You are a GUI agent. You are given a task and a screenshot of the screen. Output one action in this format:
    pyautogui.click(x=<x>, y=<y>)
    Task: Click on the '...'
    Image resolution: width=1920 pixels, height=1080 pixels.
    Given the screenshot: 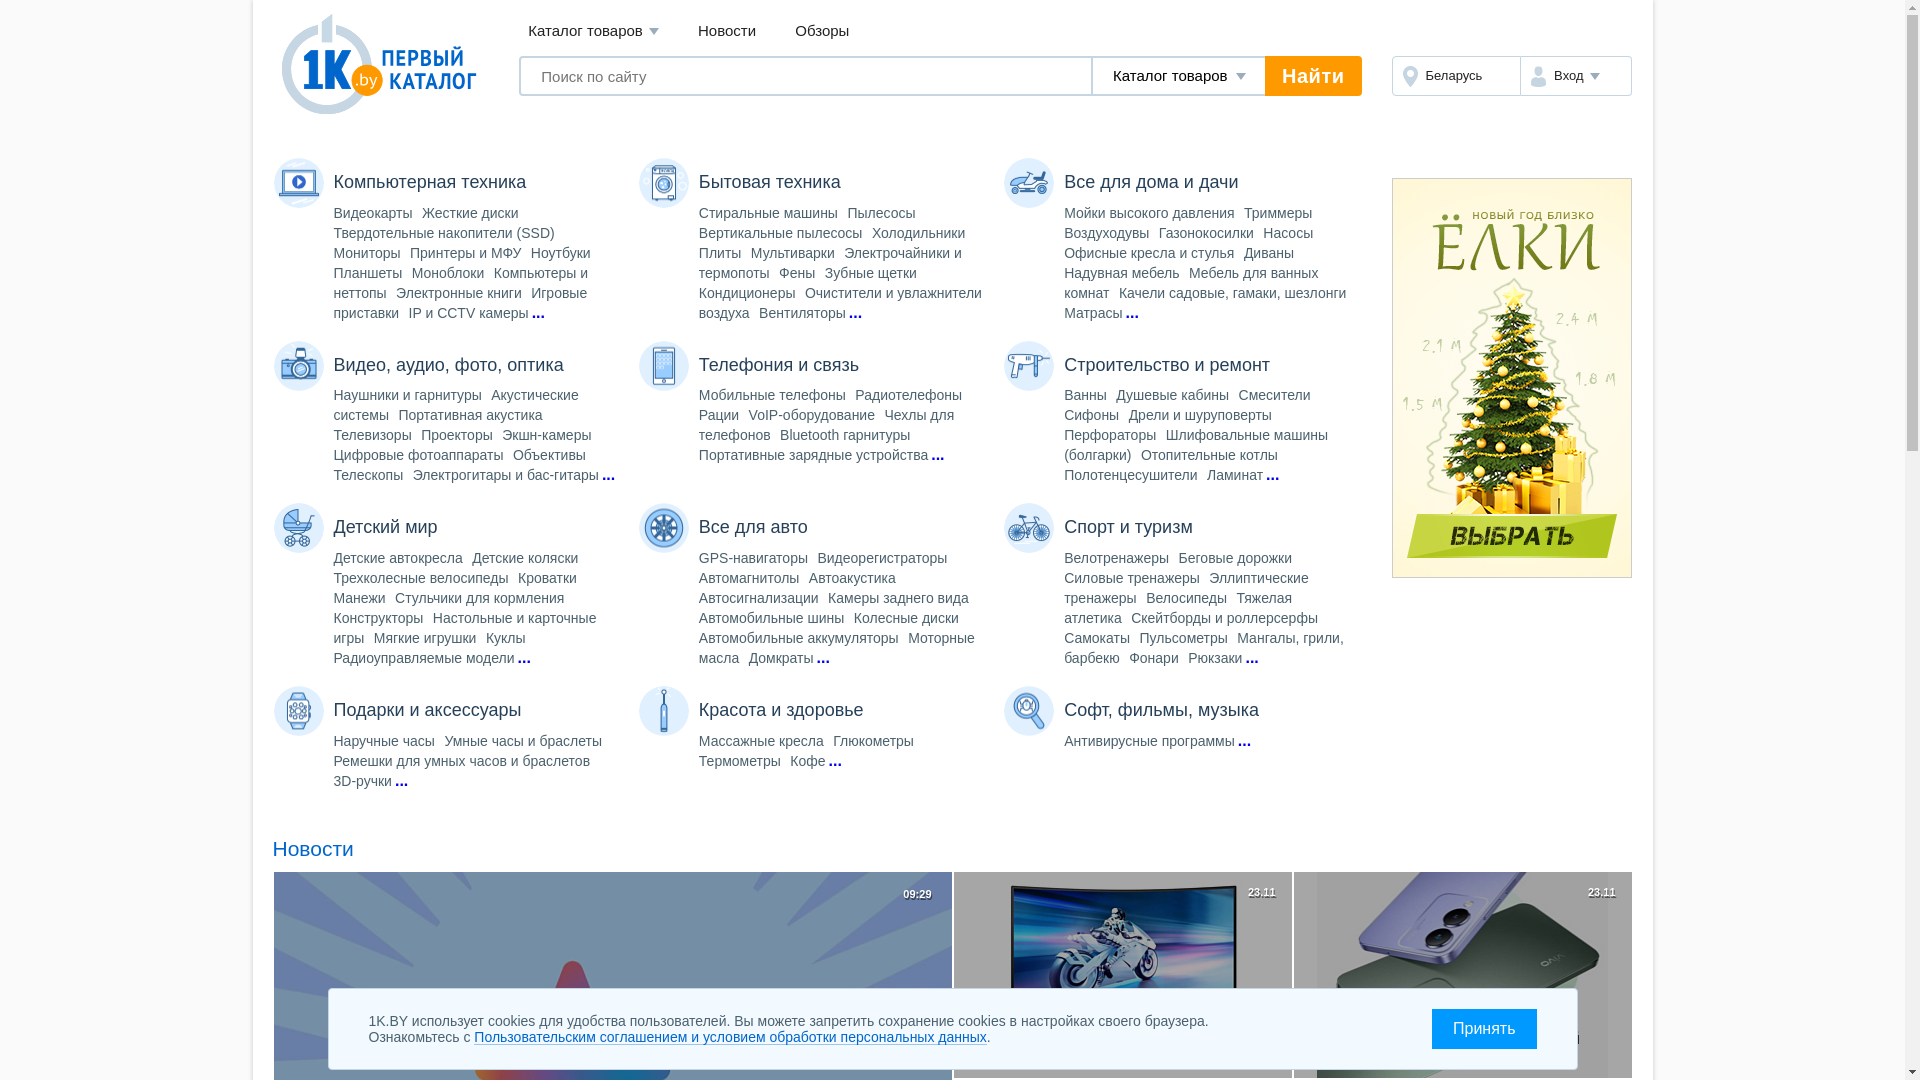 What is the action you would take?
    pyautogui.click(x=532, y=312)
    